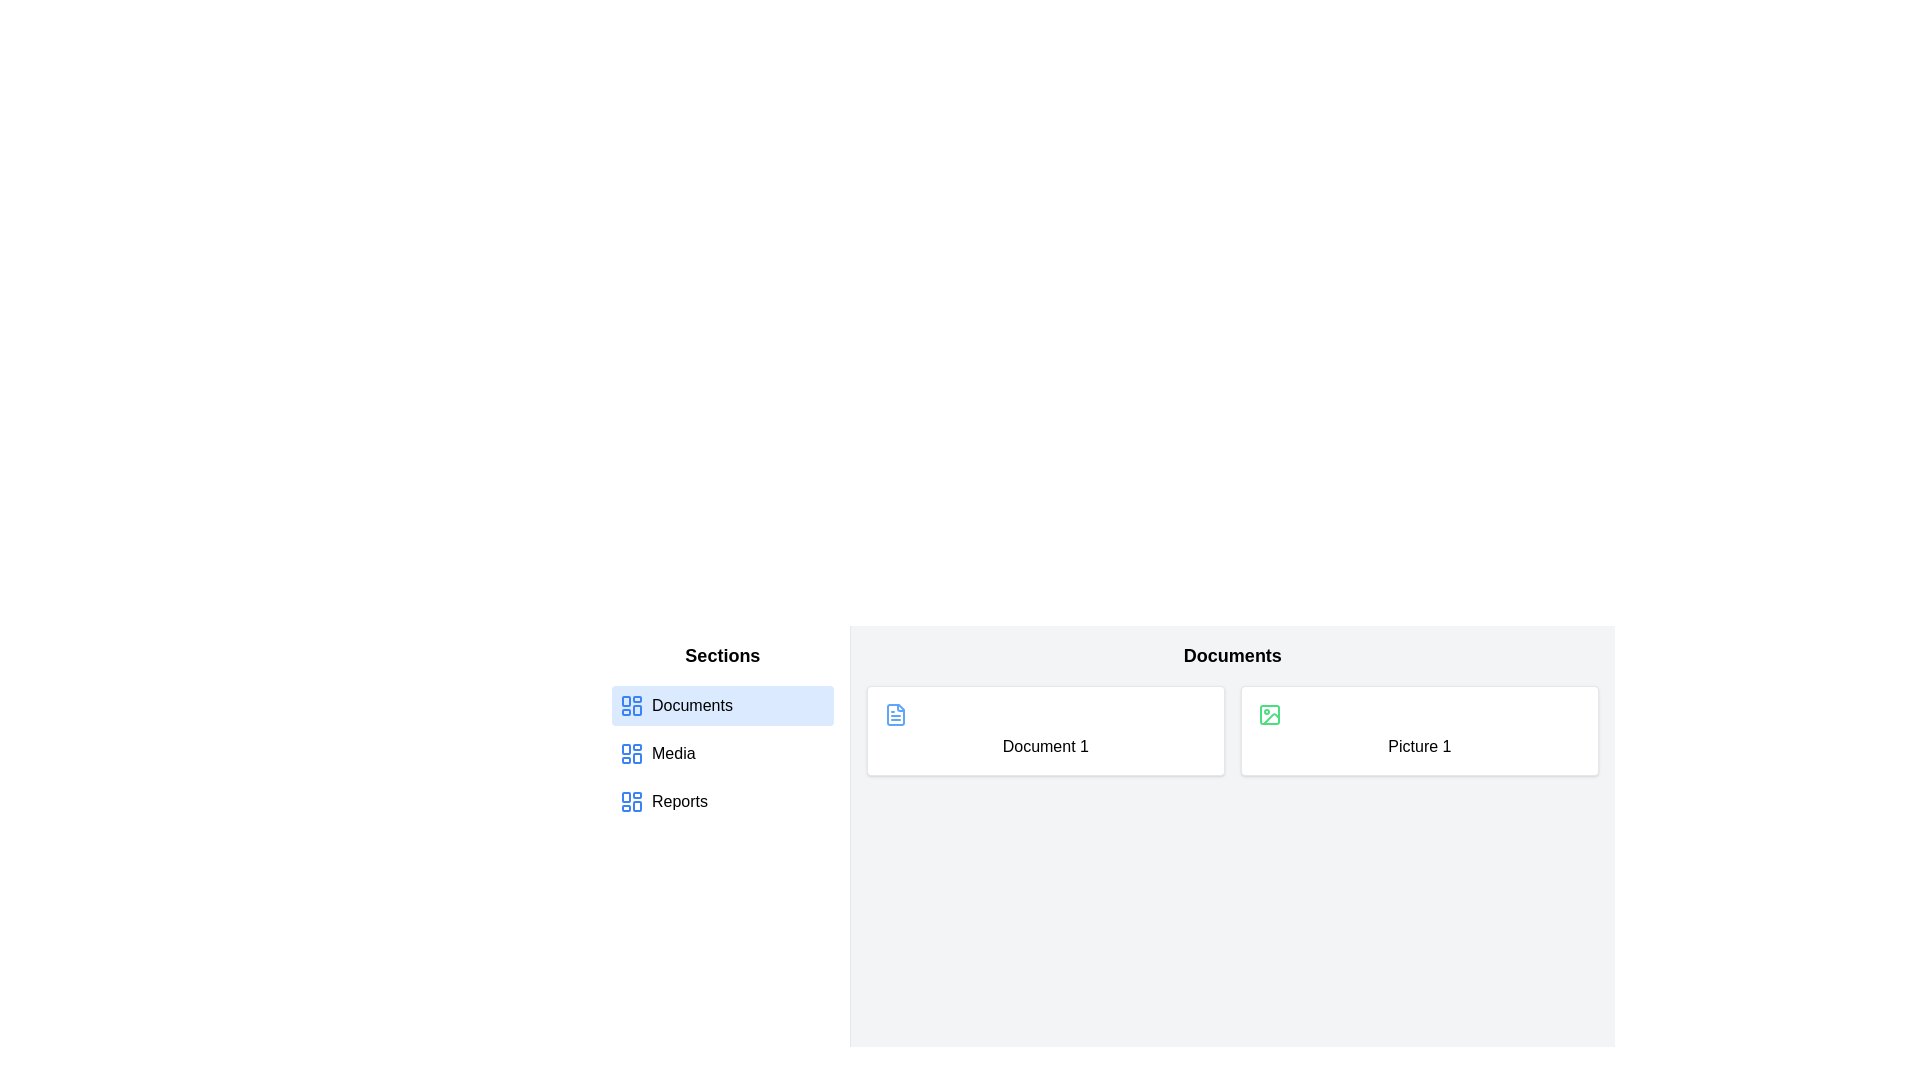 The image size is (1920, 1080). I want to click on the rectangular sub-element of the SVG-based icon located in the lower right quadrant of the dashboard icon, characterized by slightly rounded corners and dimensions of 7x9 units, so click(636, 709).